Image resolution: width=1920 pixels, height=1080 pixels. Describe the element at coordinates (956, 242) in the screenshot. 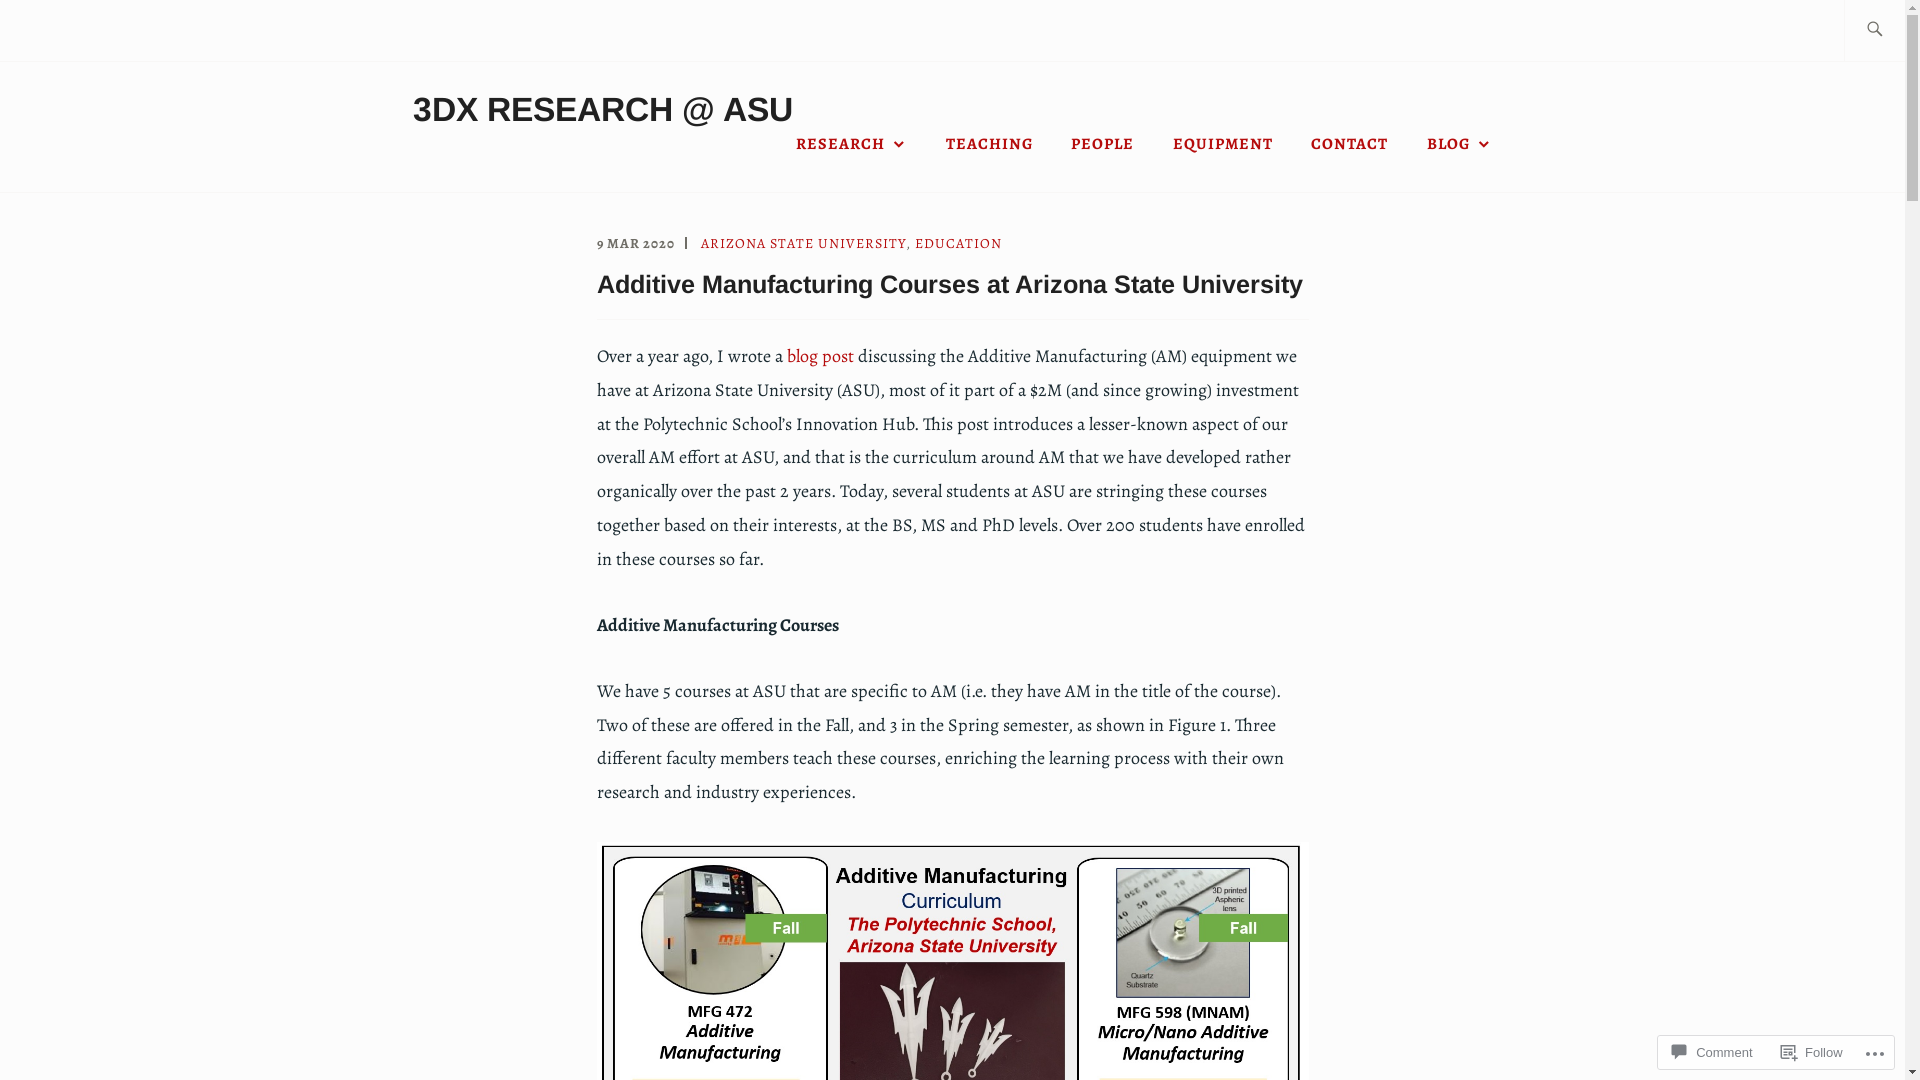

I see `'EDUCATION'` at that location.